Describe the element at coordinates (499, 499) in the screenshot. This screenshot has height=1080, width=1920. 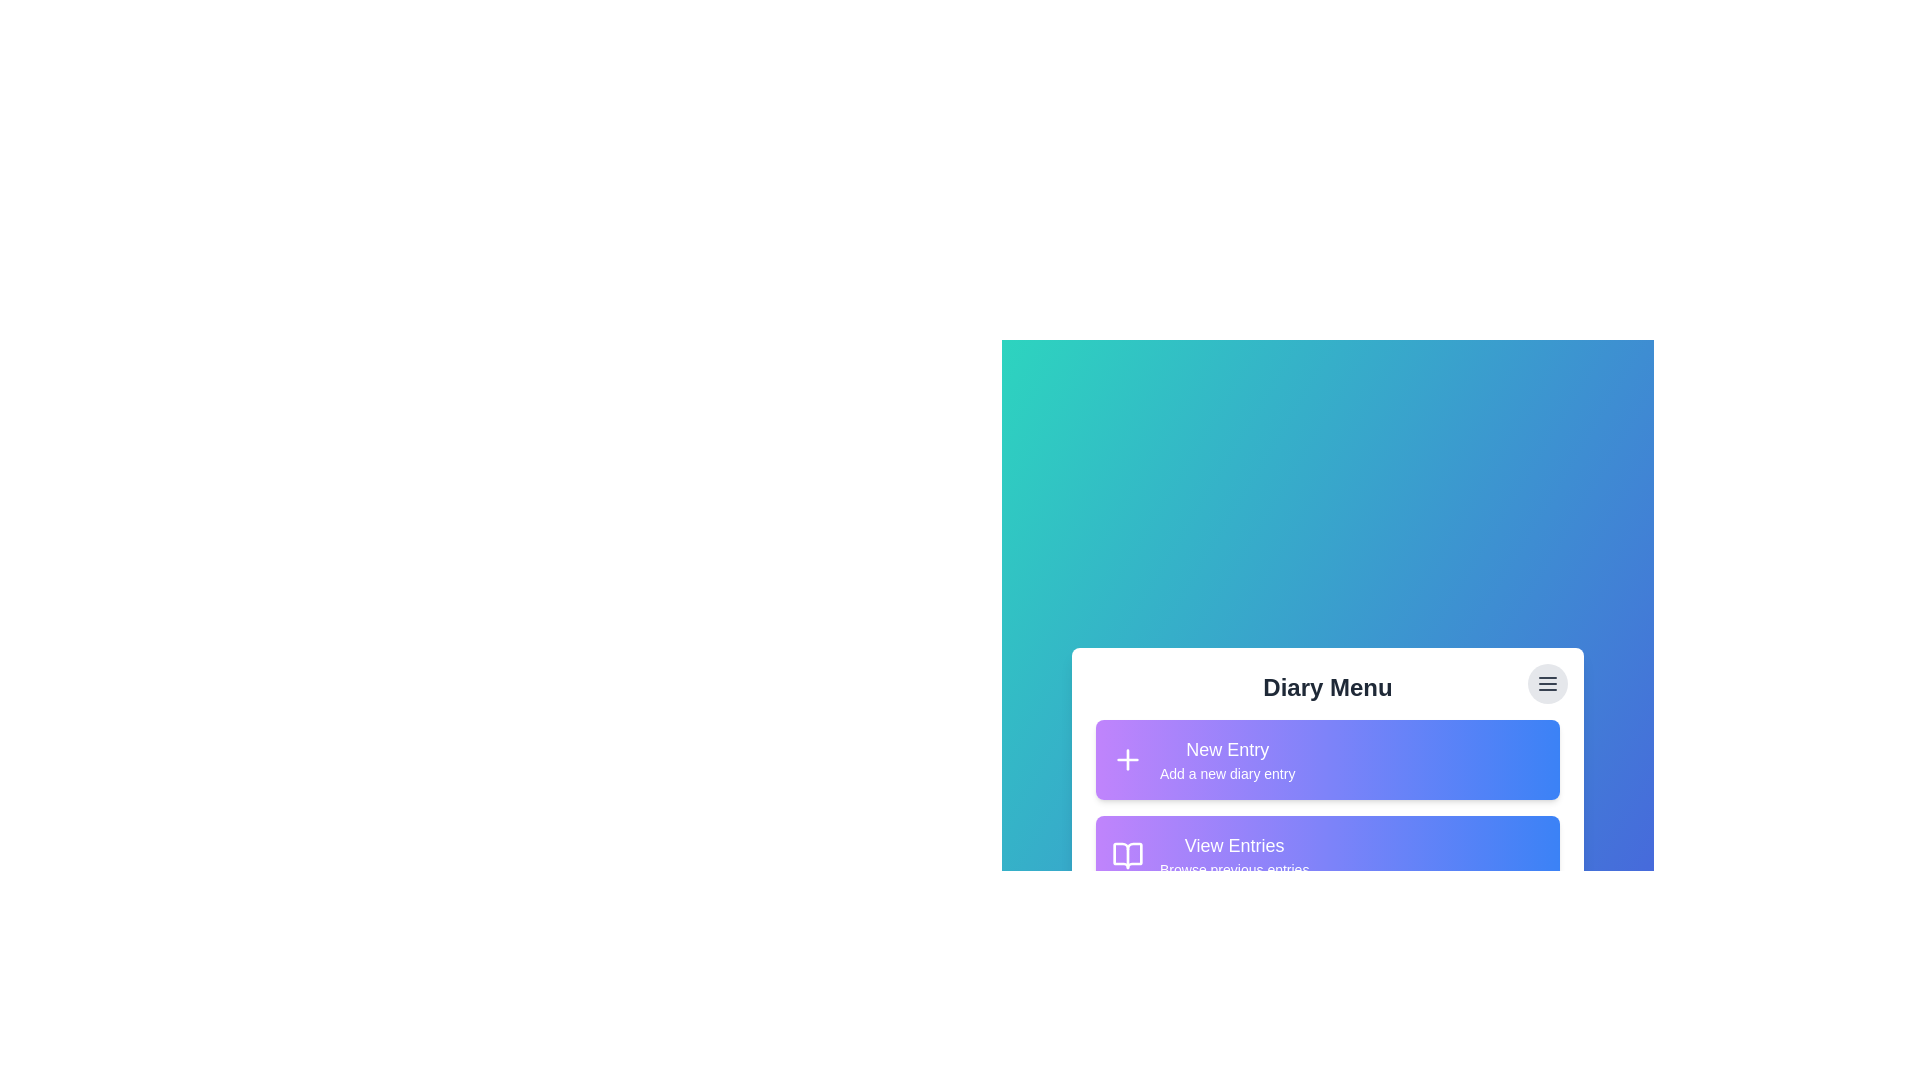
I see `the background area to close the menu` at that location.